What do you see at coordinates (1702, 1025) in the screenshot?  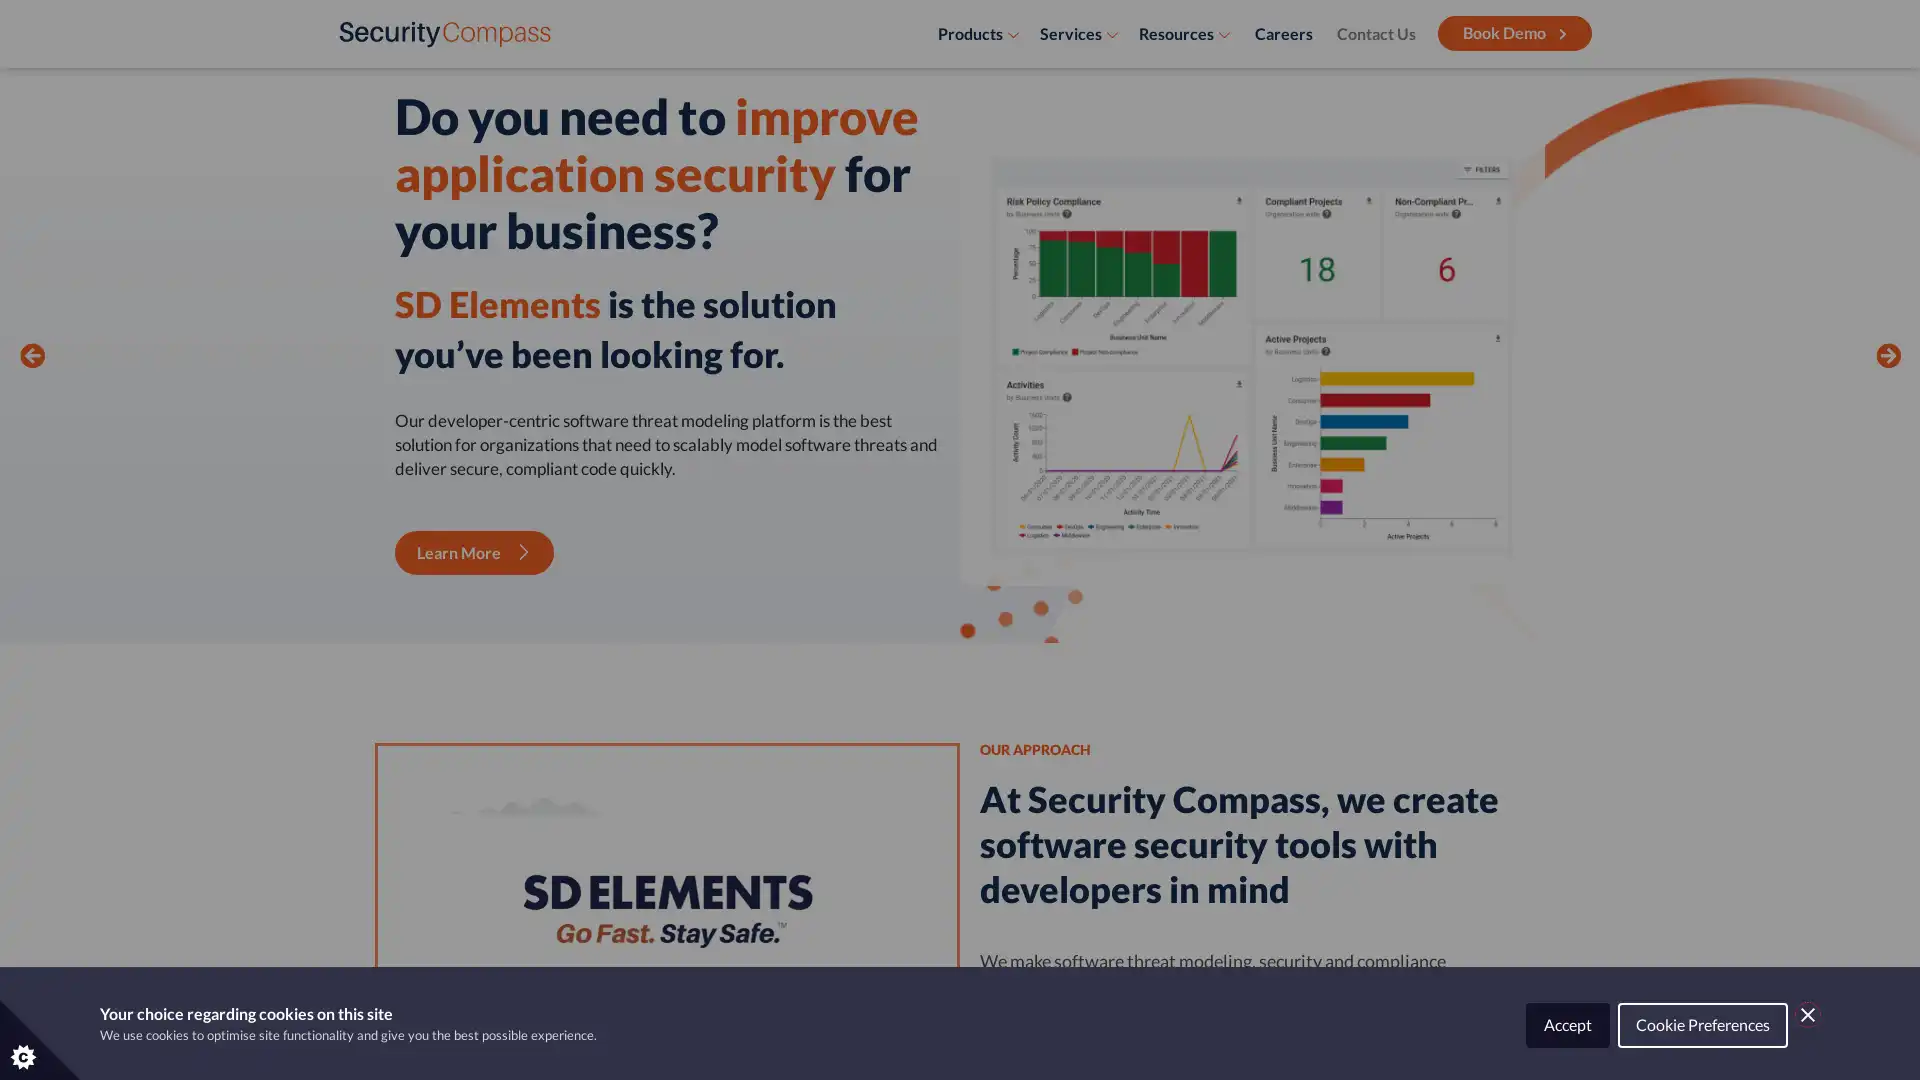 I see `Cookie Preferences` at bounding box center [1702, 1025].